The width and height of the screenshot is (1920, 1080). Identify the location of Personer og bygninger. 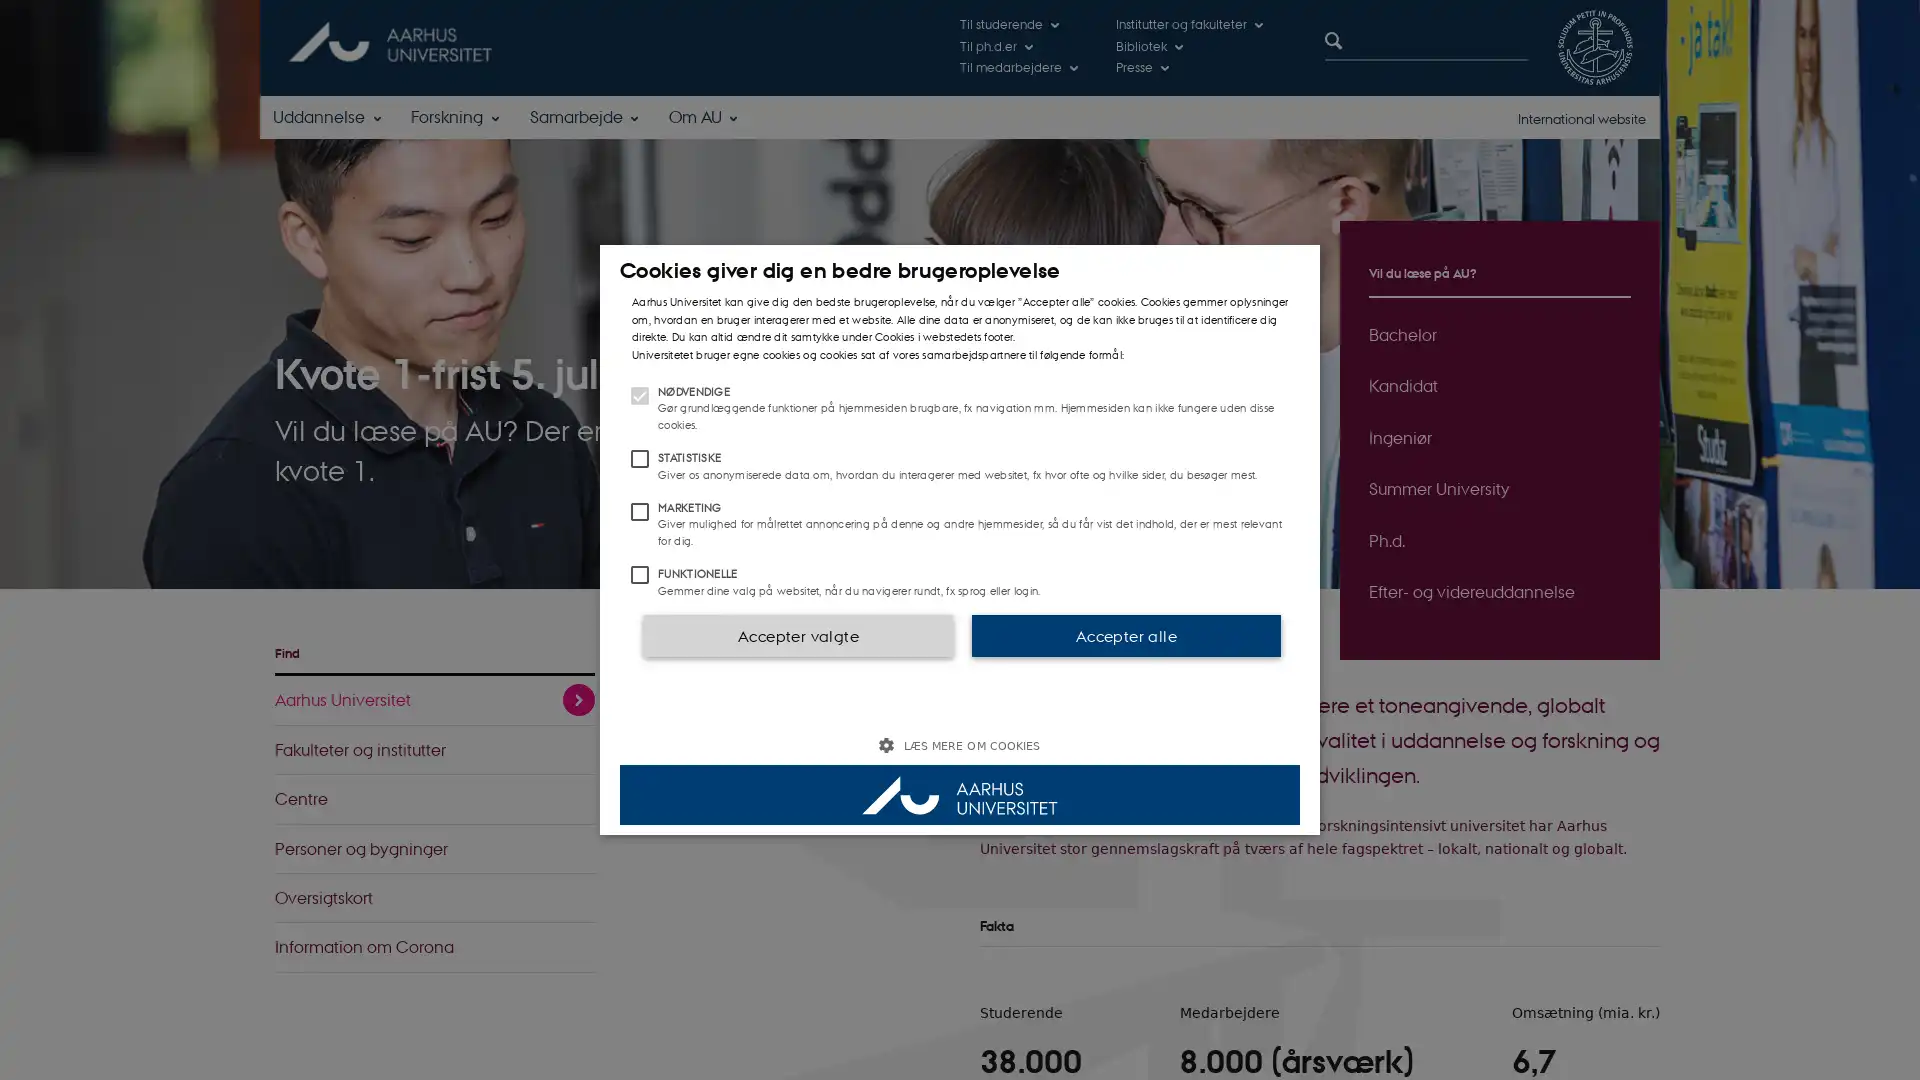
(434, 848).